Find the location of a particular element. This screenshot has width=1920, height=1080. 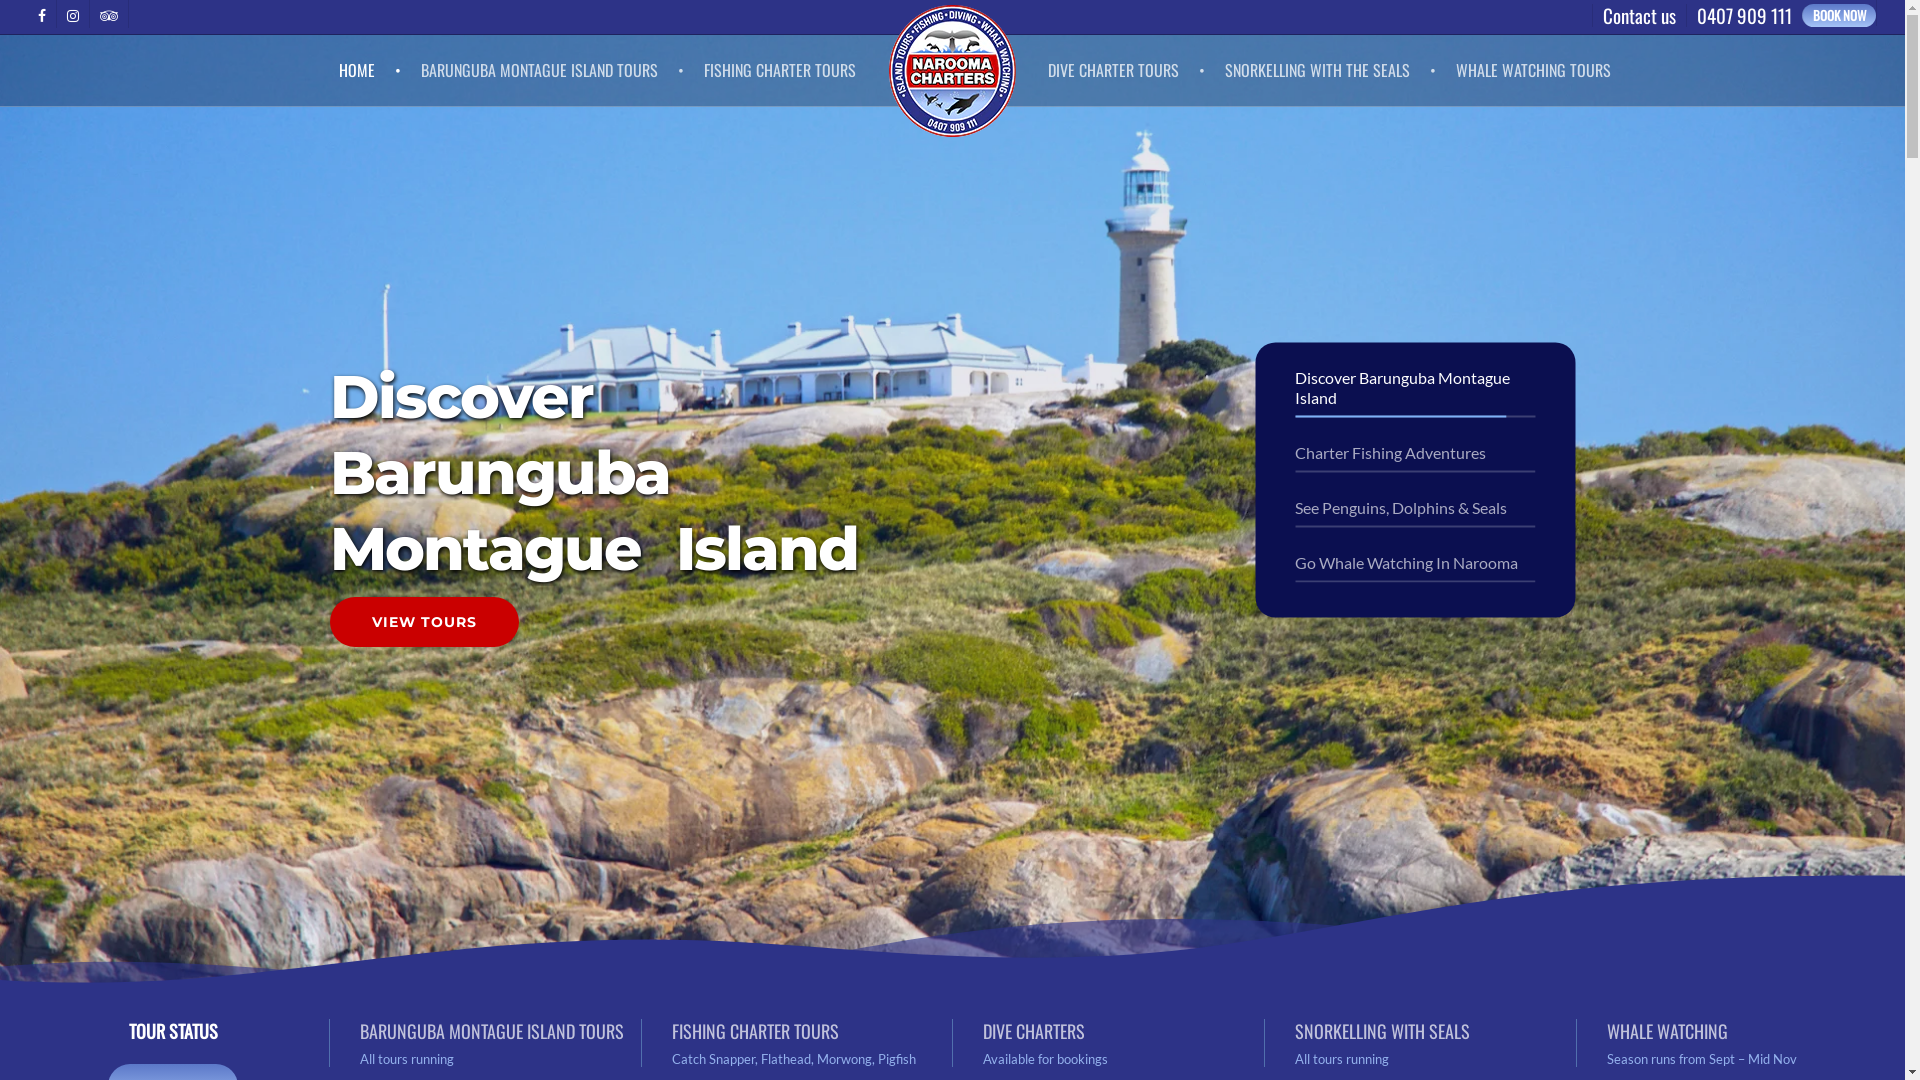

'facebook' is located at coordinates (42, 14).